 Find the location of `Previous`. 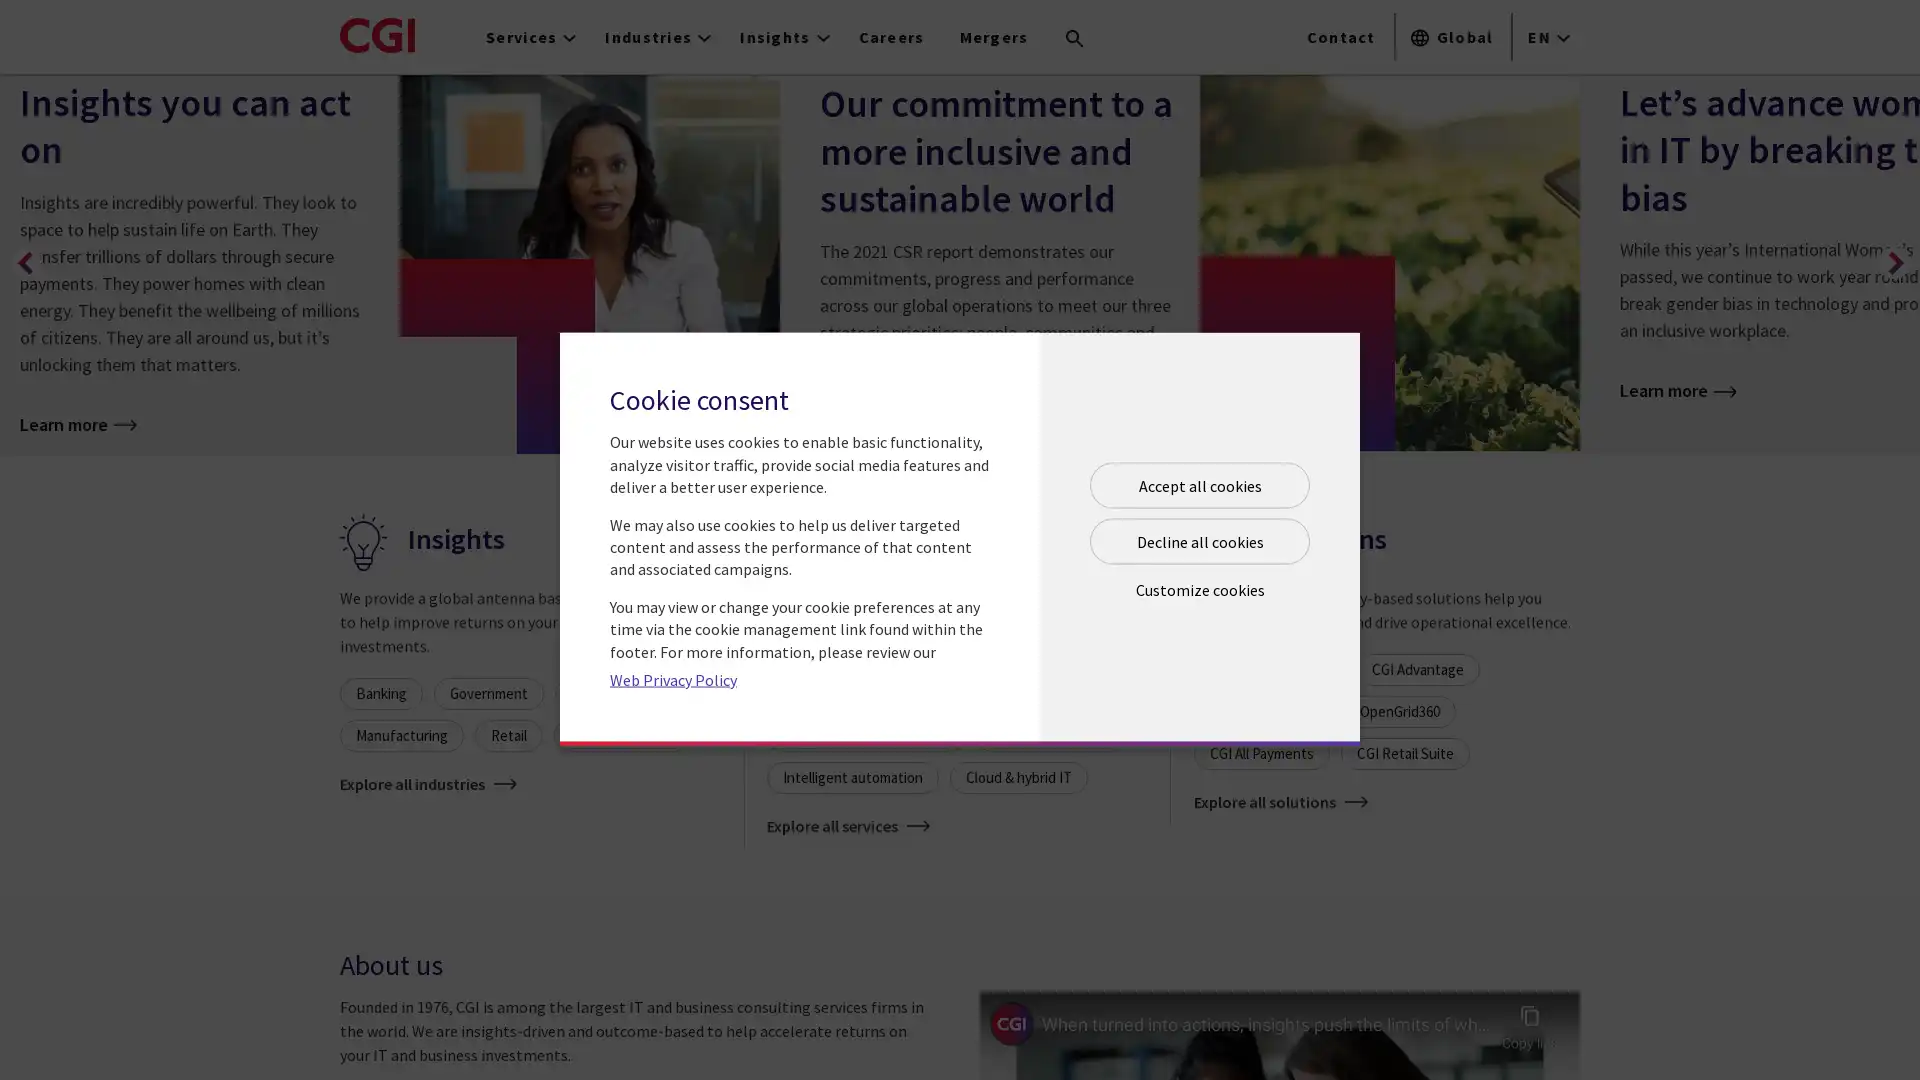

Previous is located at coordinates (25, 260).